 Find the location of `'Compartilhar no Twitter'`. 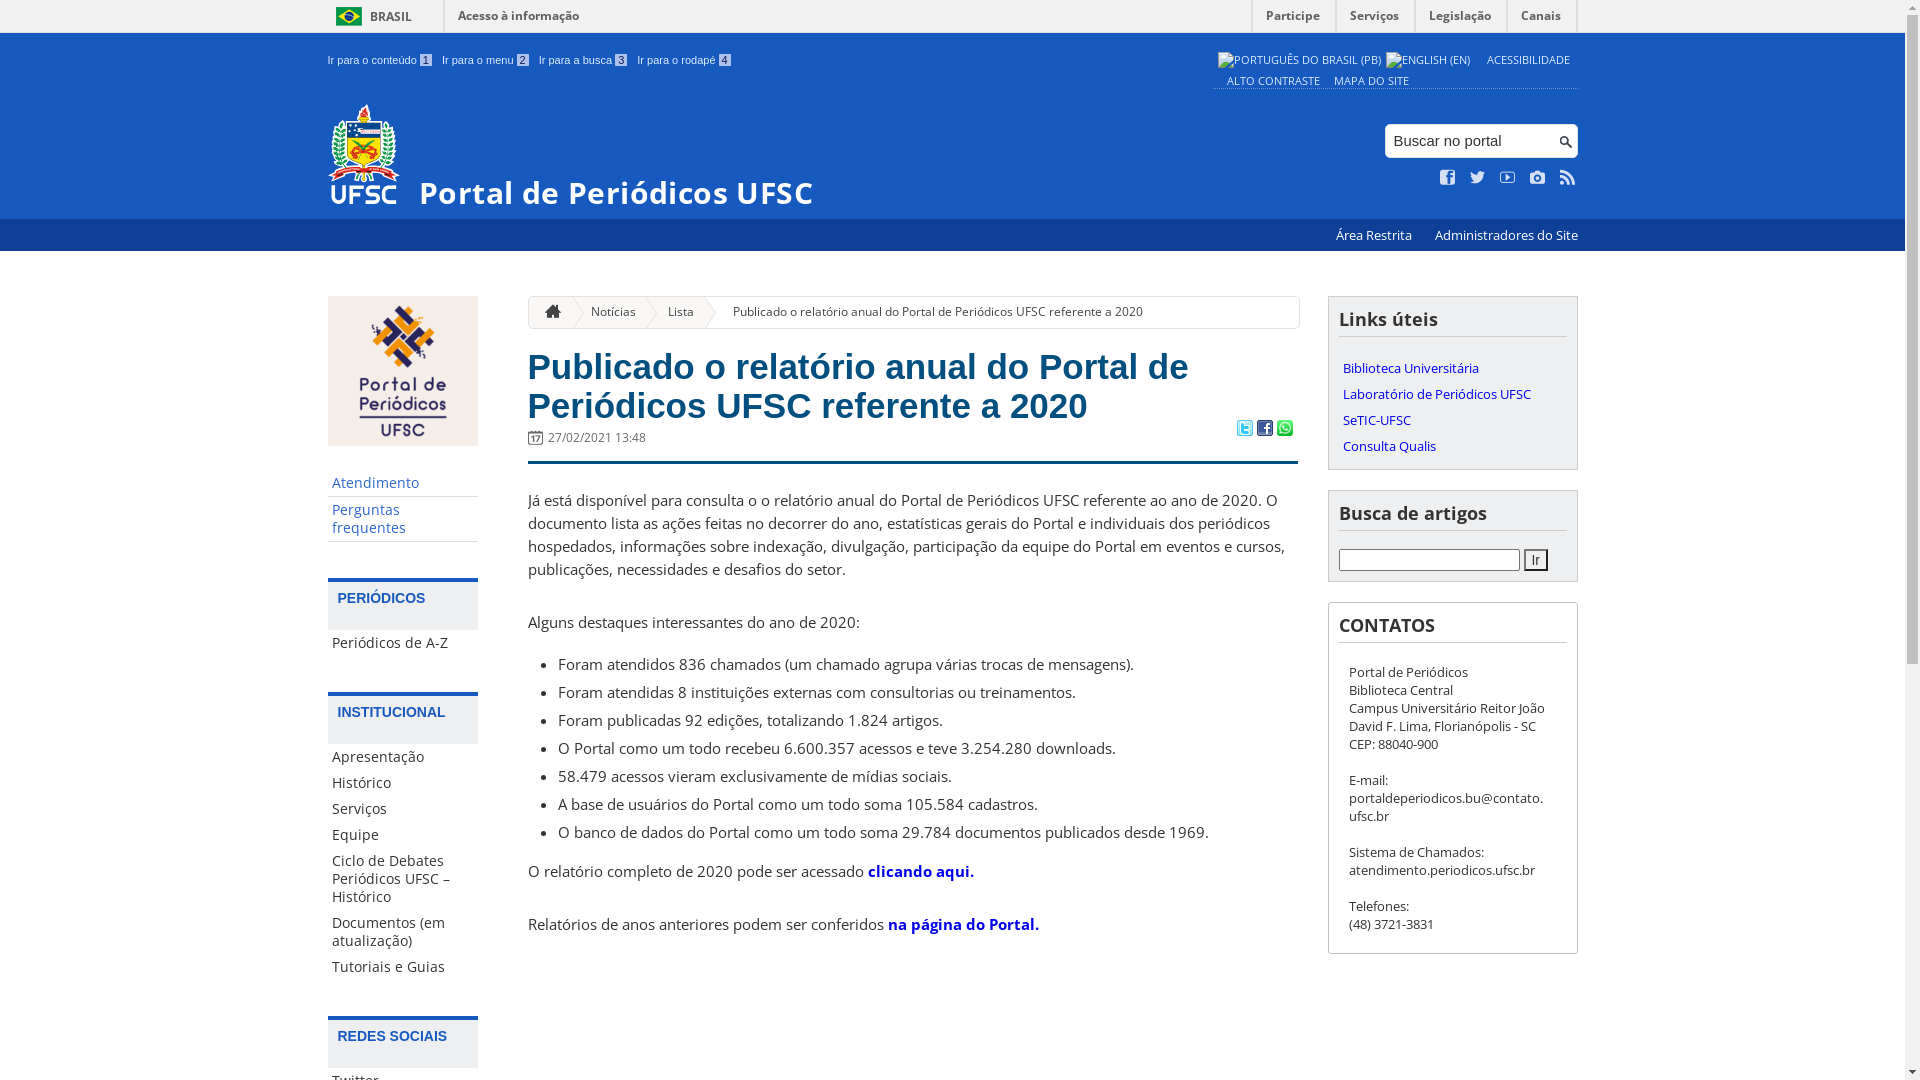

'Compartilhar no Twitter' is located at coordinates (1242, 428).